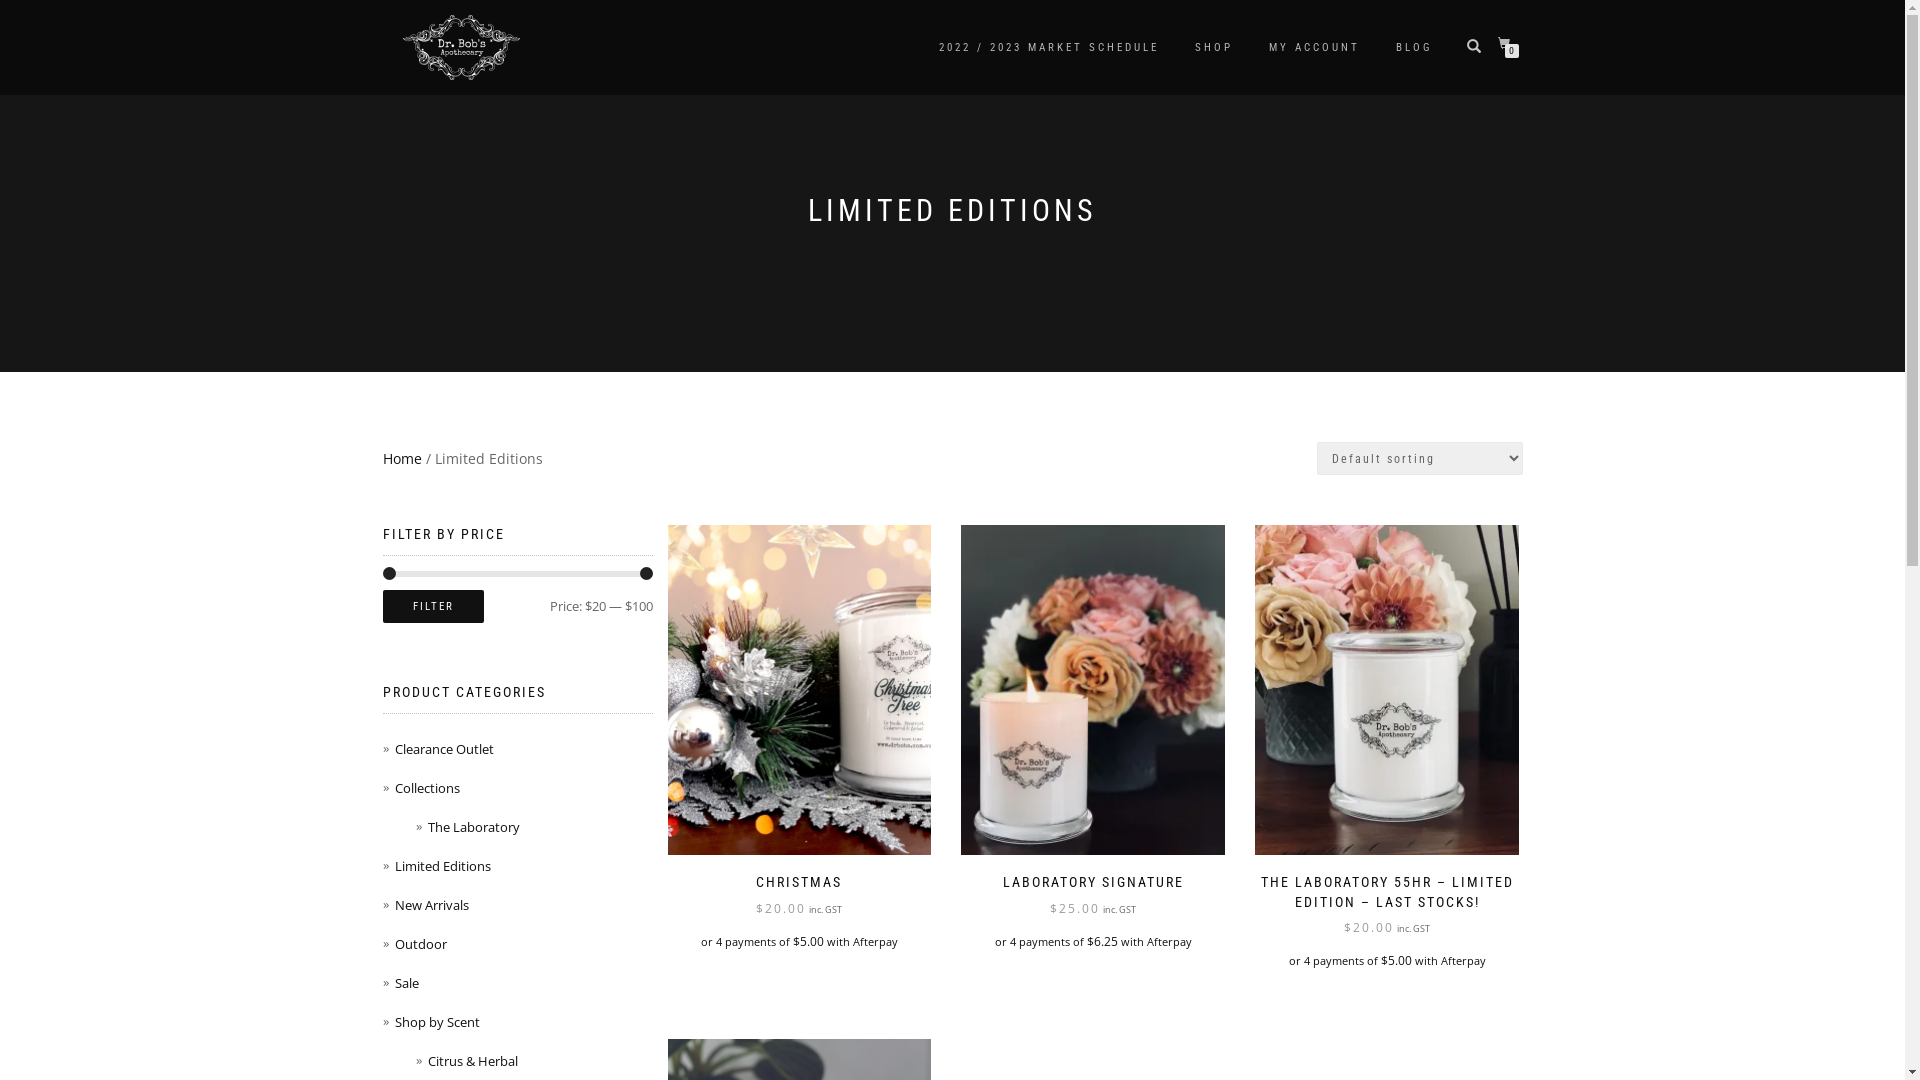 The image size is (1920, 1080). What do you see at coordinates (1412, 45) in the screenshot?
I see `'BLOG'` at bounding box center [1412, 45].